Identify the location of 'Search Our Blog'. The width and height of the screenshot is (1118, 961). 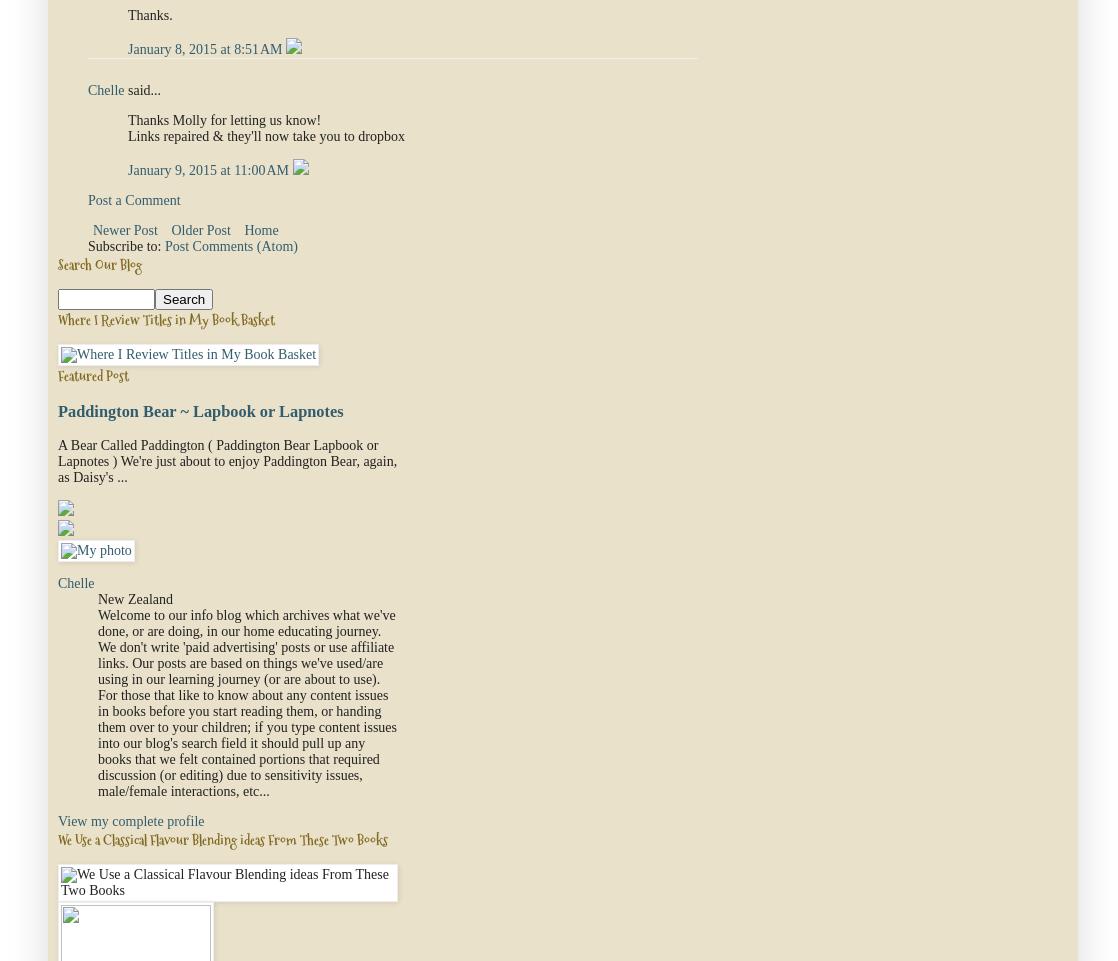
(99, 262).